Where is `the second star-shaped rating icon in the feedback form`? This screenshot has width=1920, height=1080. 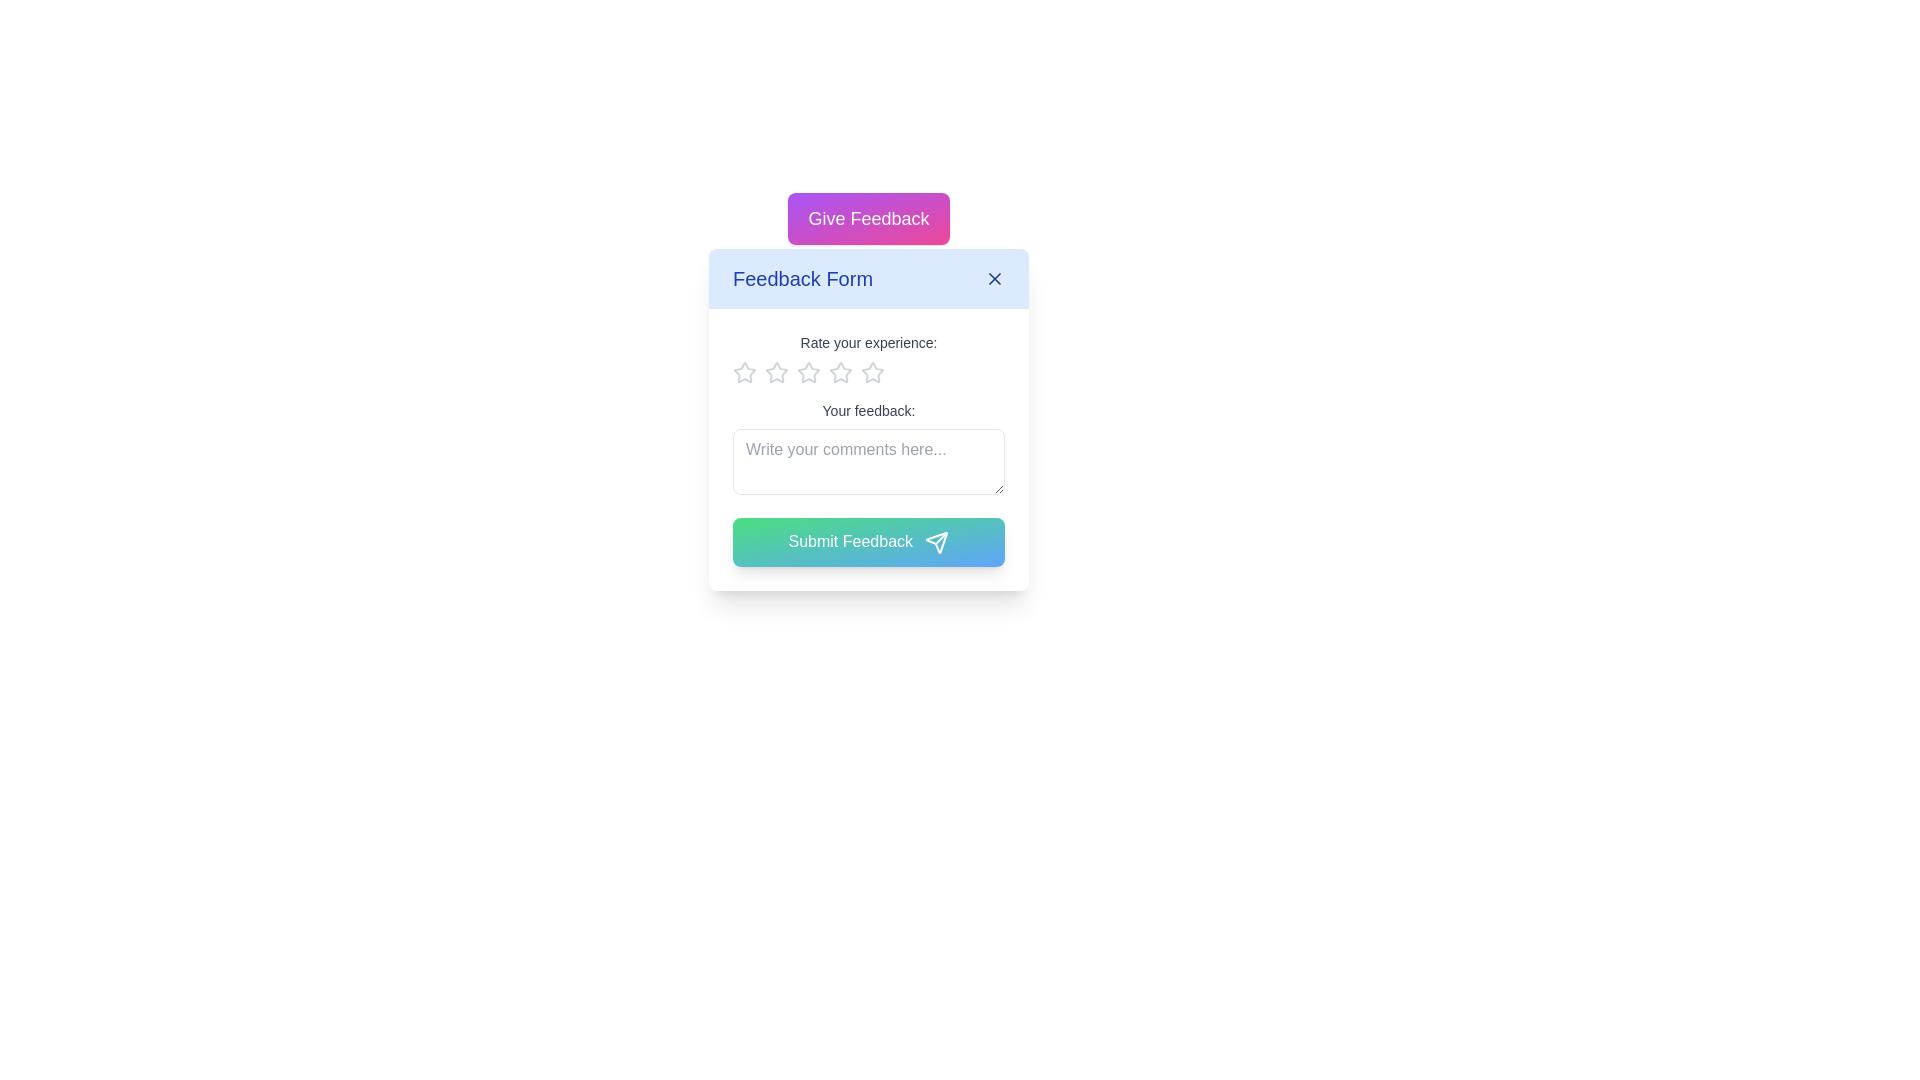
the second star-shaped rating icon in the feedback form is located at coordinates (840, 372).